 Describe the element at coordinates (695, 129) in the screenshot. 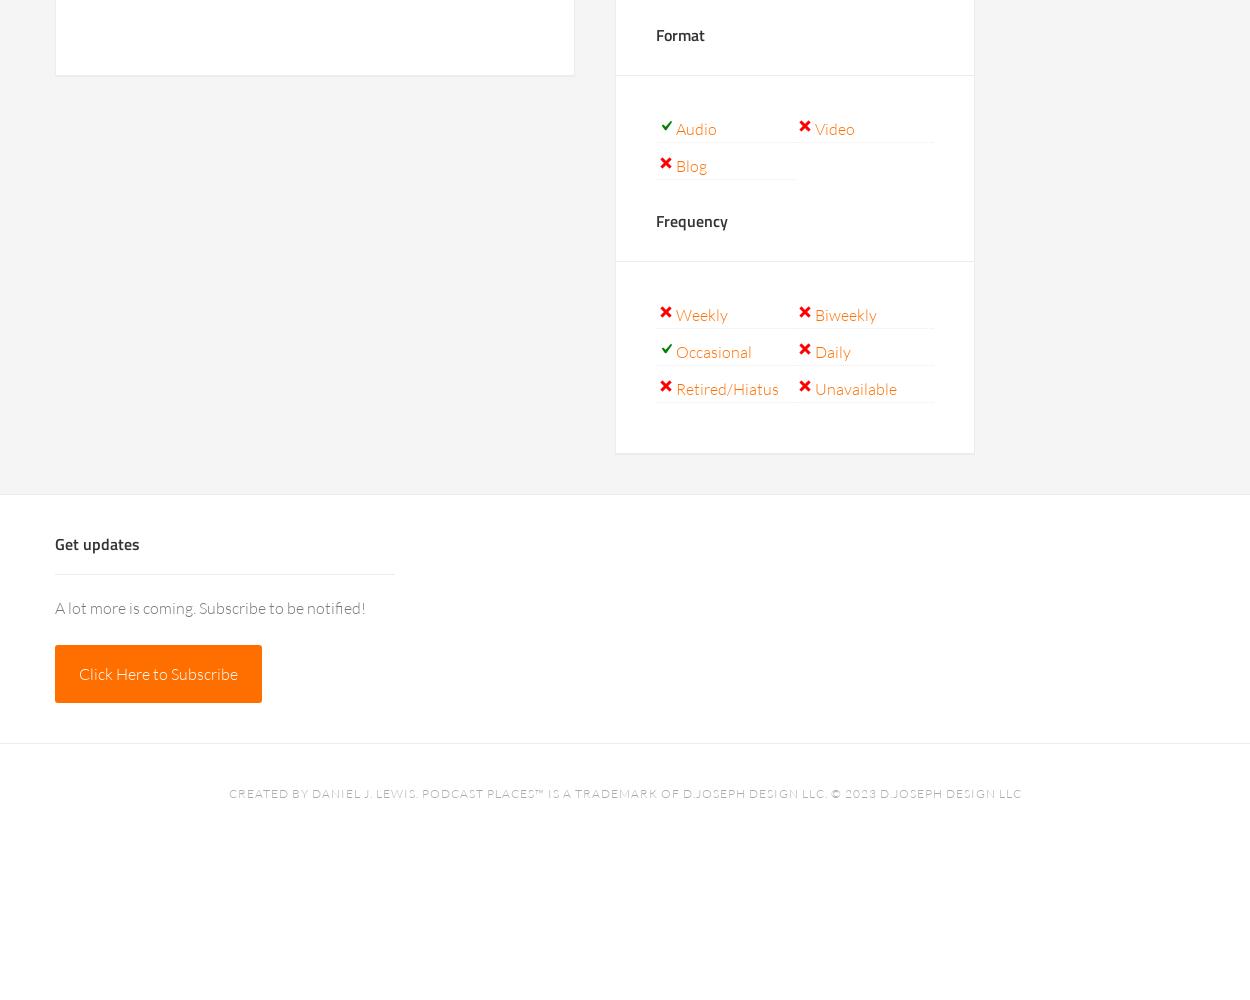

I see `'Audio'` at that location.